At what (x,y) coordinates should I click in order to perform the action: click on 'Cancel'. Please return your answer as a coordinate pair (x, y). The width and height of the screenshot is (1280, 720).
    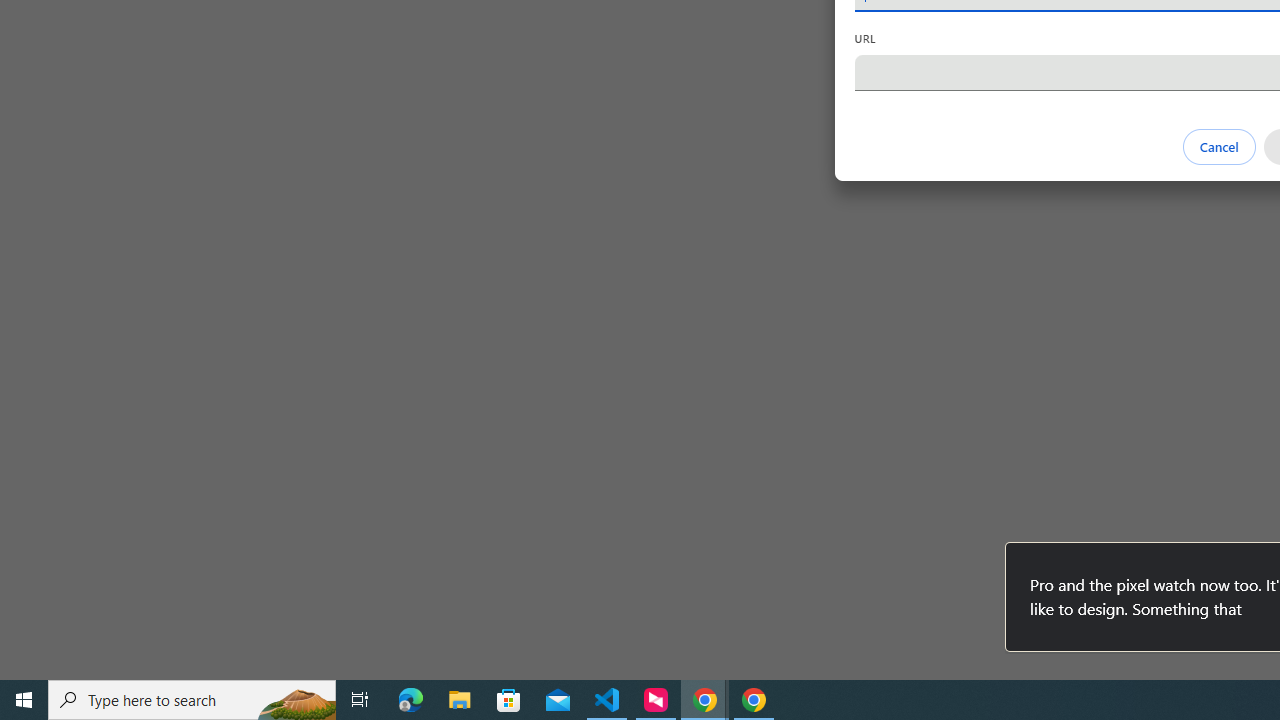
    Looking at the image, I should click on (1217, 145).